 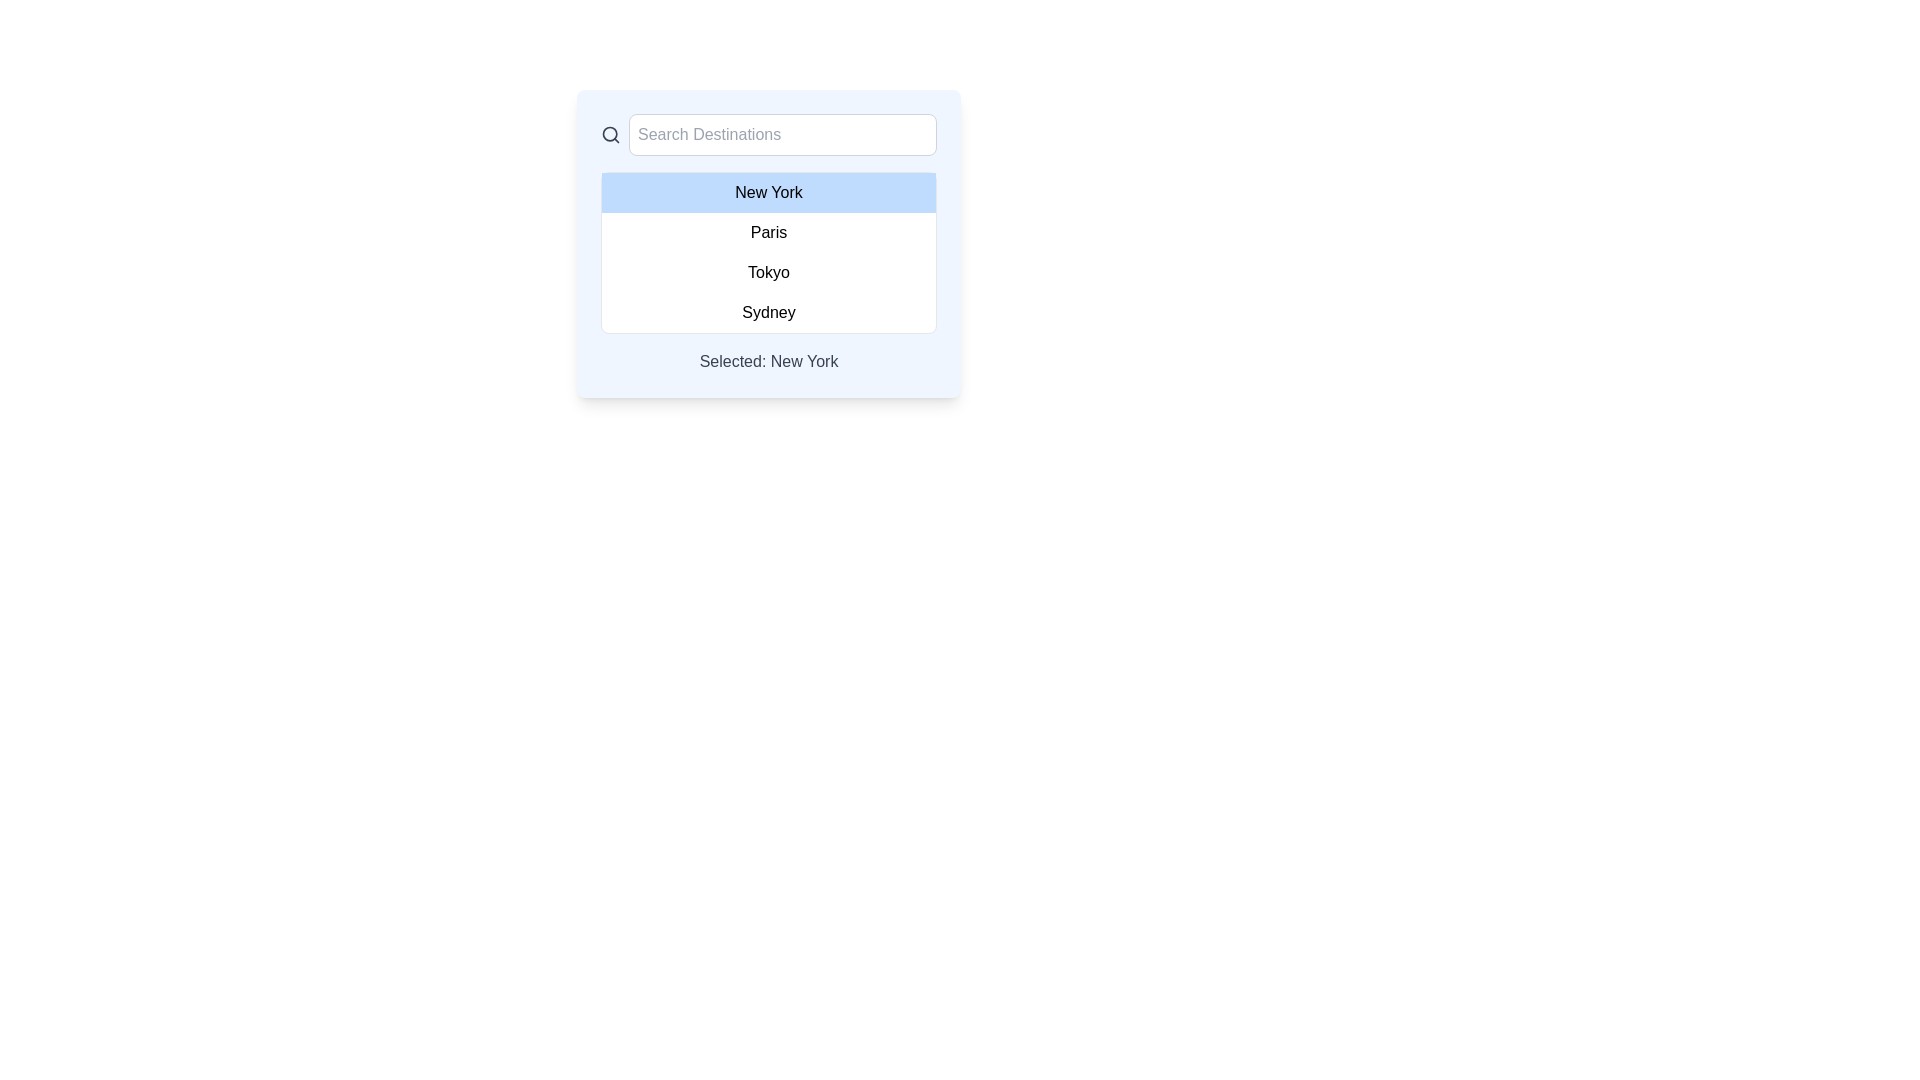 What do you see at coordinates (609, 135) in the screenshot?
I see `the circular search icon with a magnifying glass design located to the inside-left of the text input field labeled 'Search Destinations'` at bounding box center [609, 135].